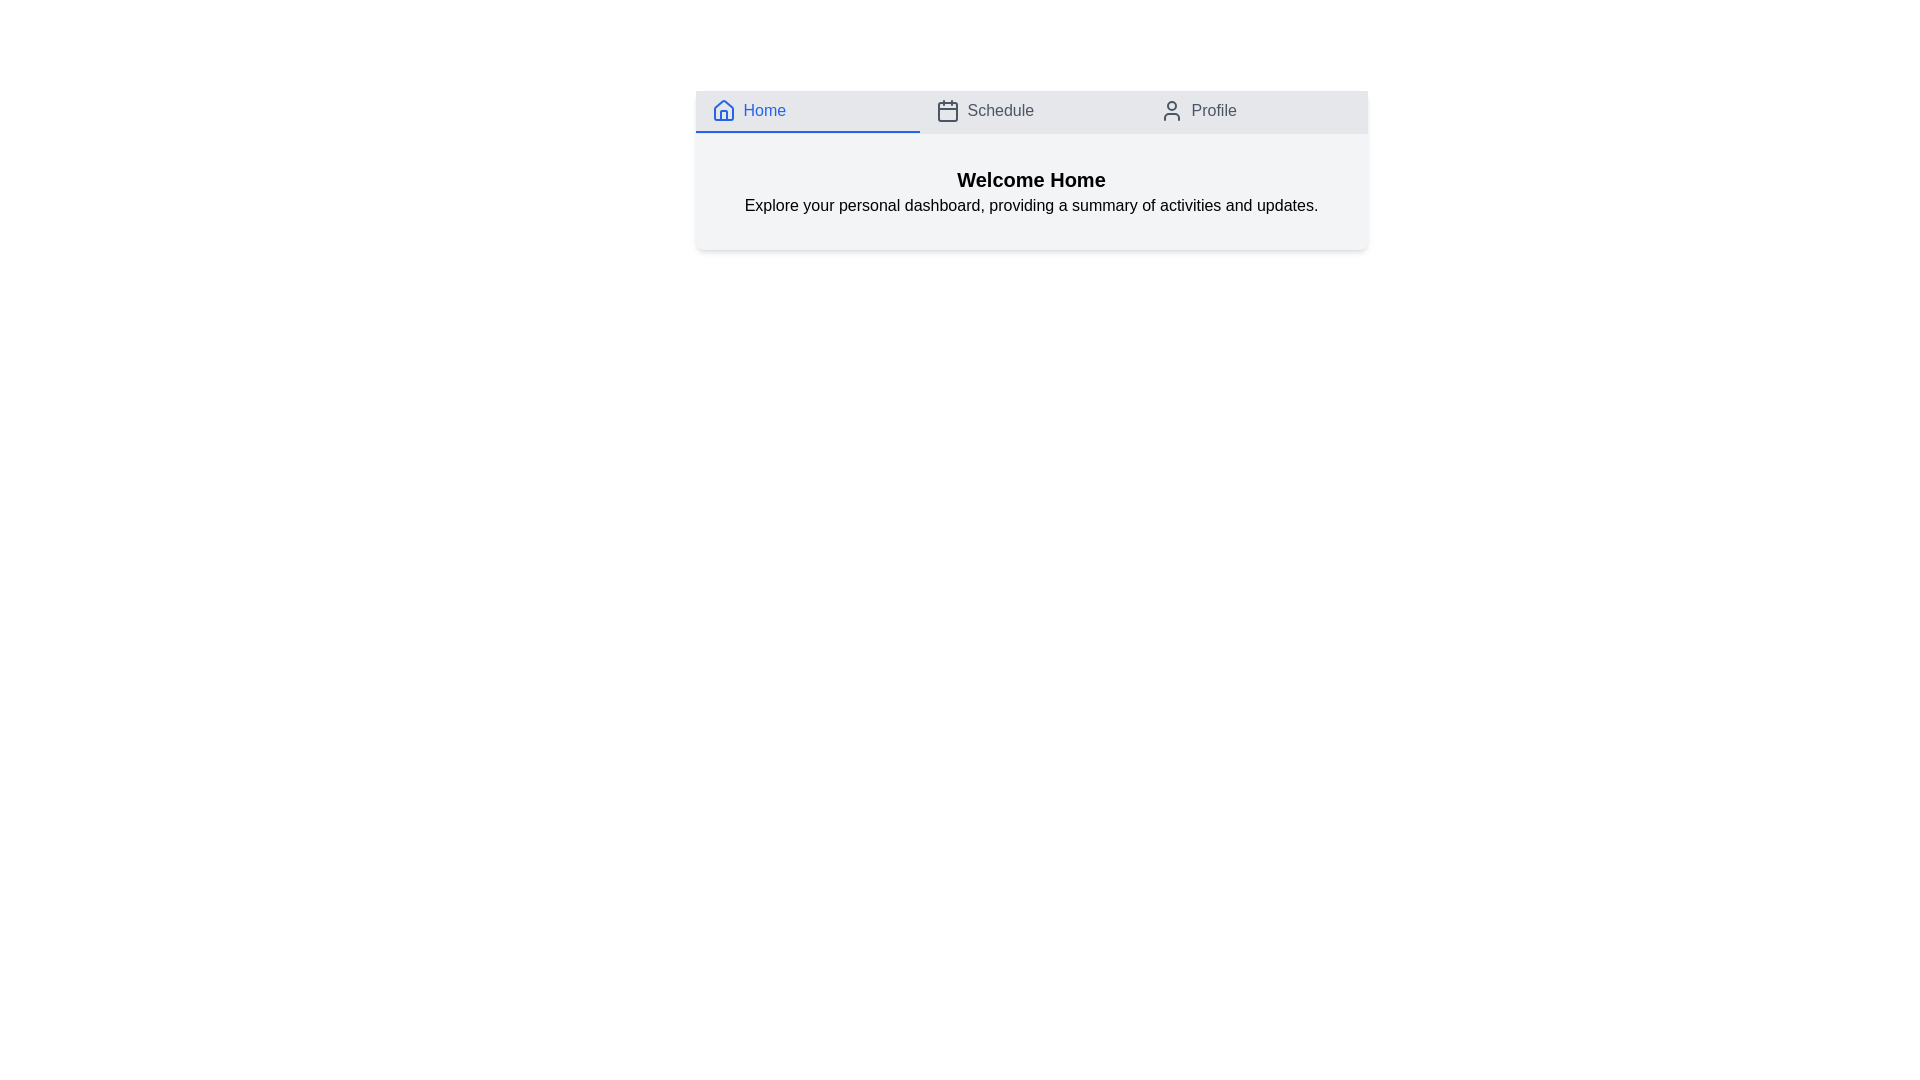 This screenshot has height=1080, width=1920. What do you see at coordinates (807, 111) in the screenshot?
I see `the Home tab` at bounding box center [807, 111].